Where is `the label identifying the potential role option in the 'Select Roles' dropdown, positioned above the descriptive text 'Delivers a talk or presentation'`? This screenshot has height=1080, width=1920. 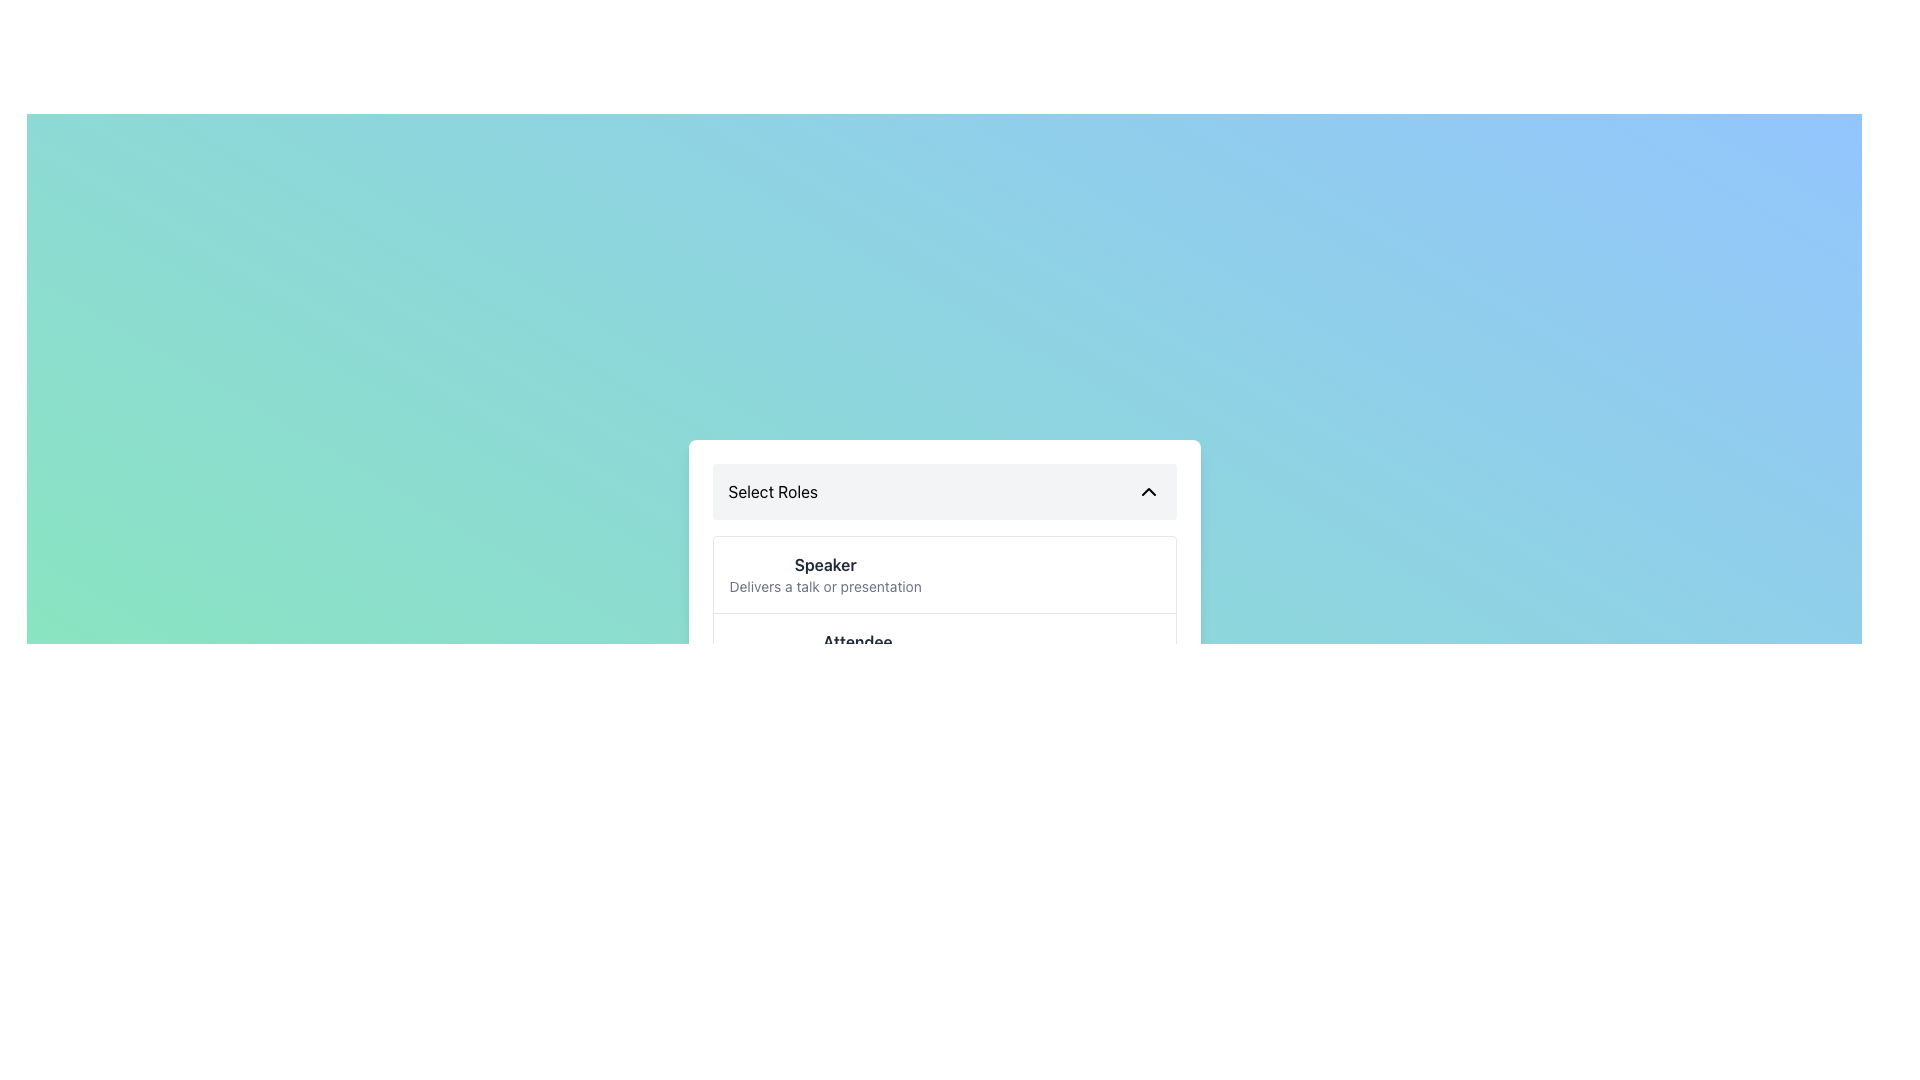
the label identifying the potential role option in the 'Select Roles' dropdown, positioned above the descriptive text 'Delivers a talk or presentation' is located at coordinates (825, 564).